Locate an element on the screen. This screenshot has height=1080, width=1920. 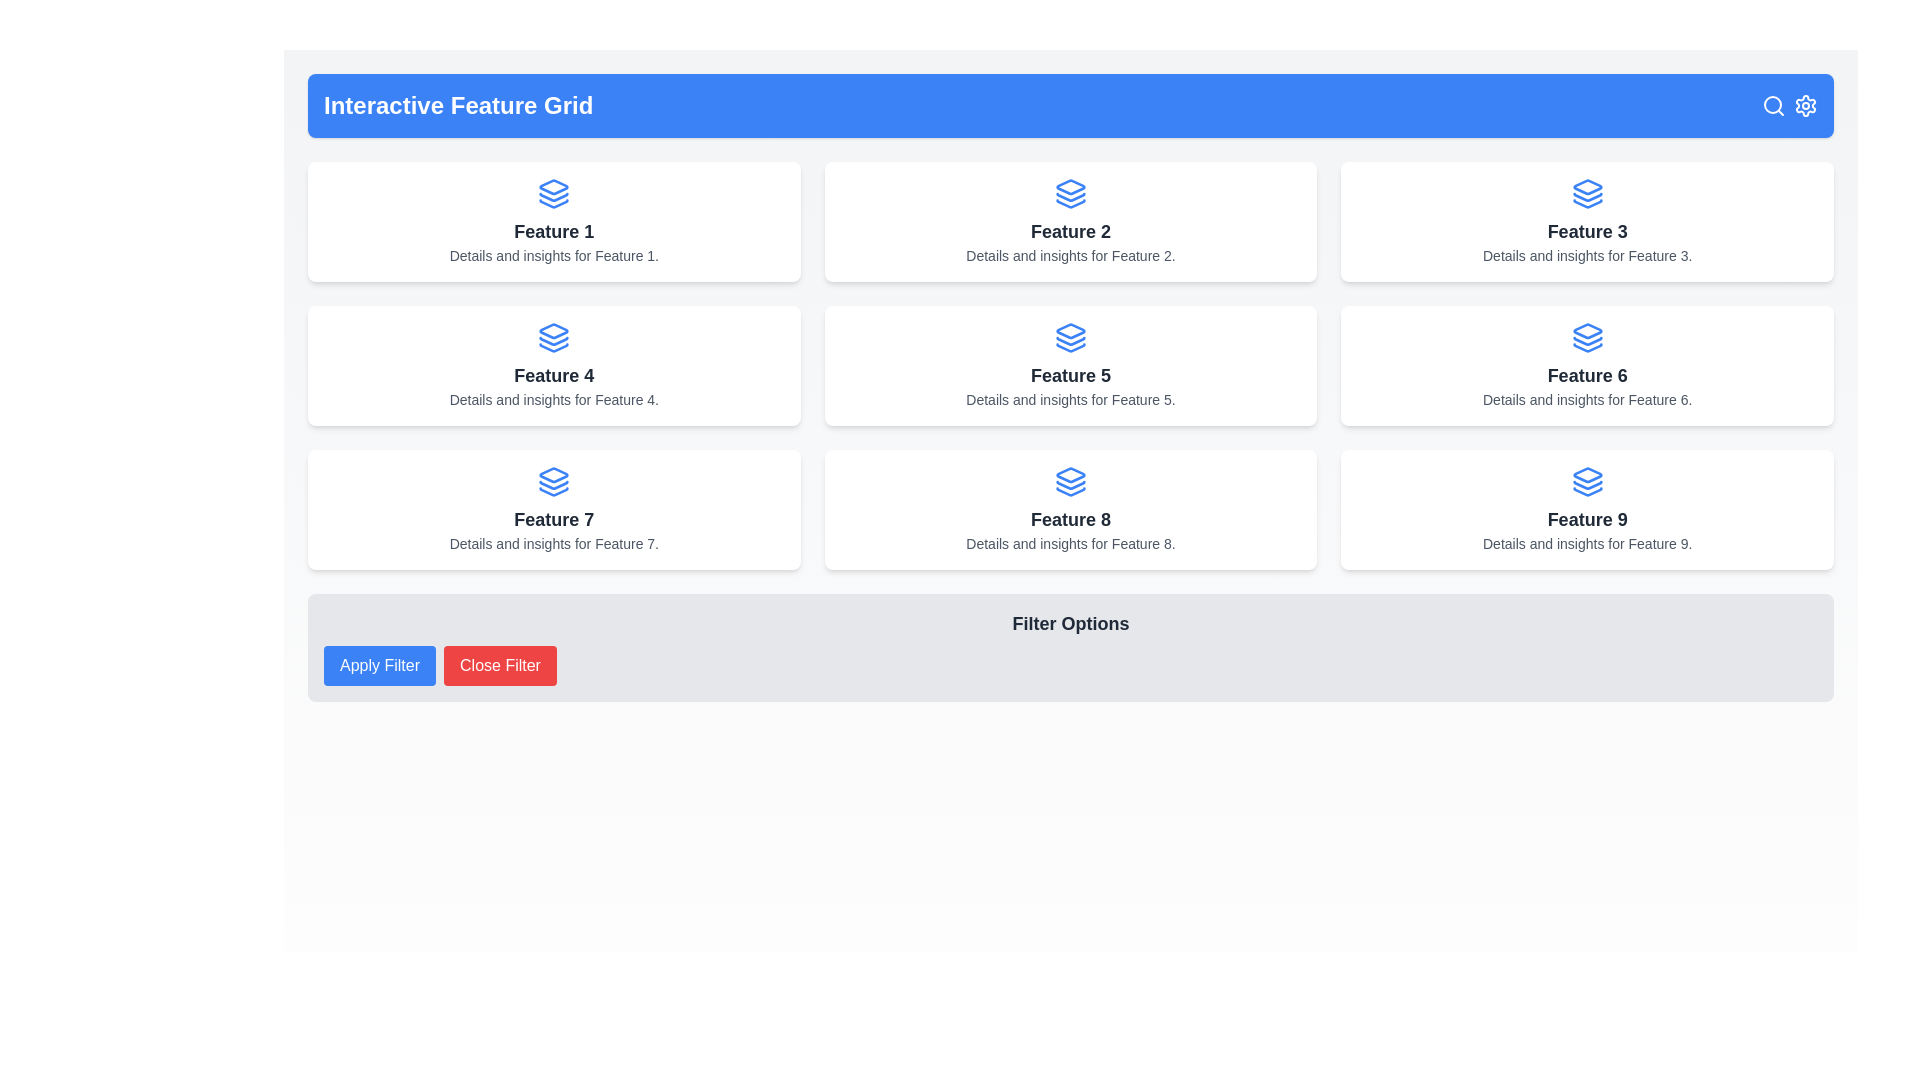
the bottom-most decorative graphic in the SVG stack, which is positioned above the 'Feature 4' card is located at coordinates (554, 346).